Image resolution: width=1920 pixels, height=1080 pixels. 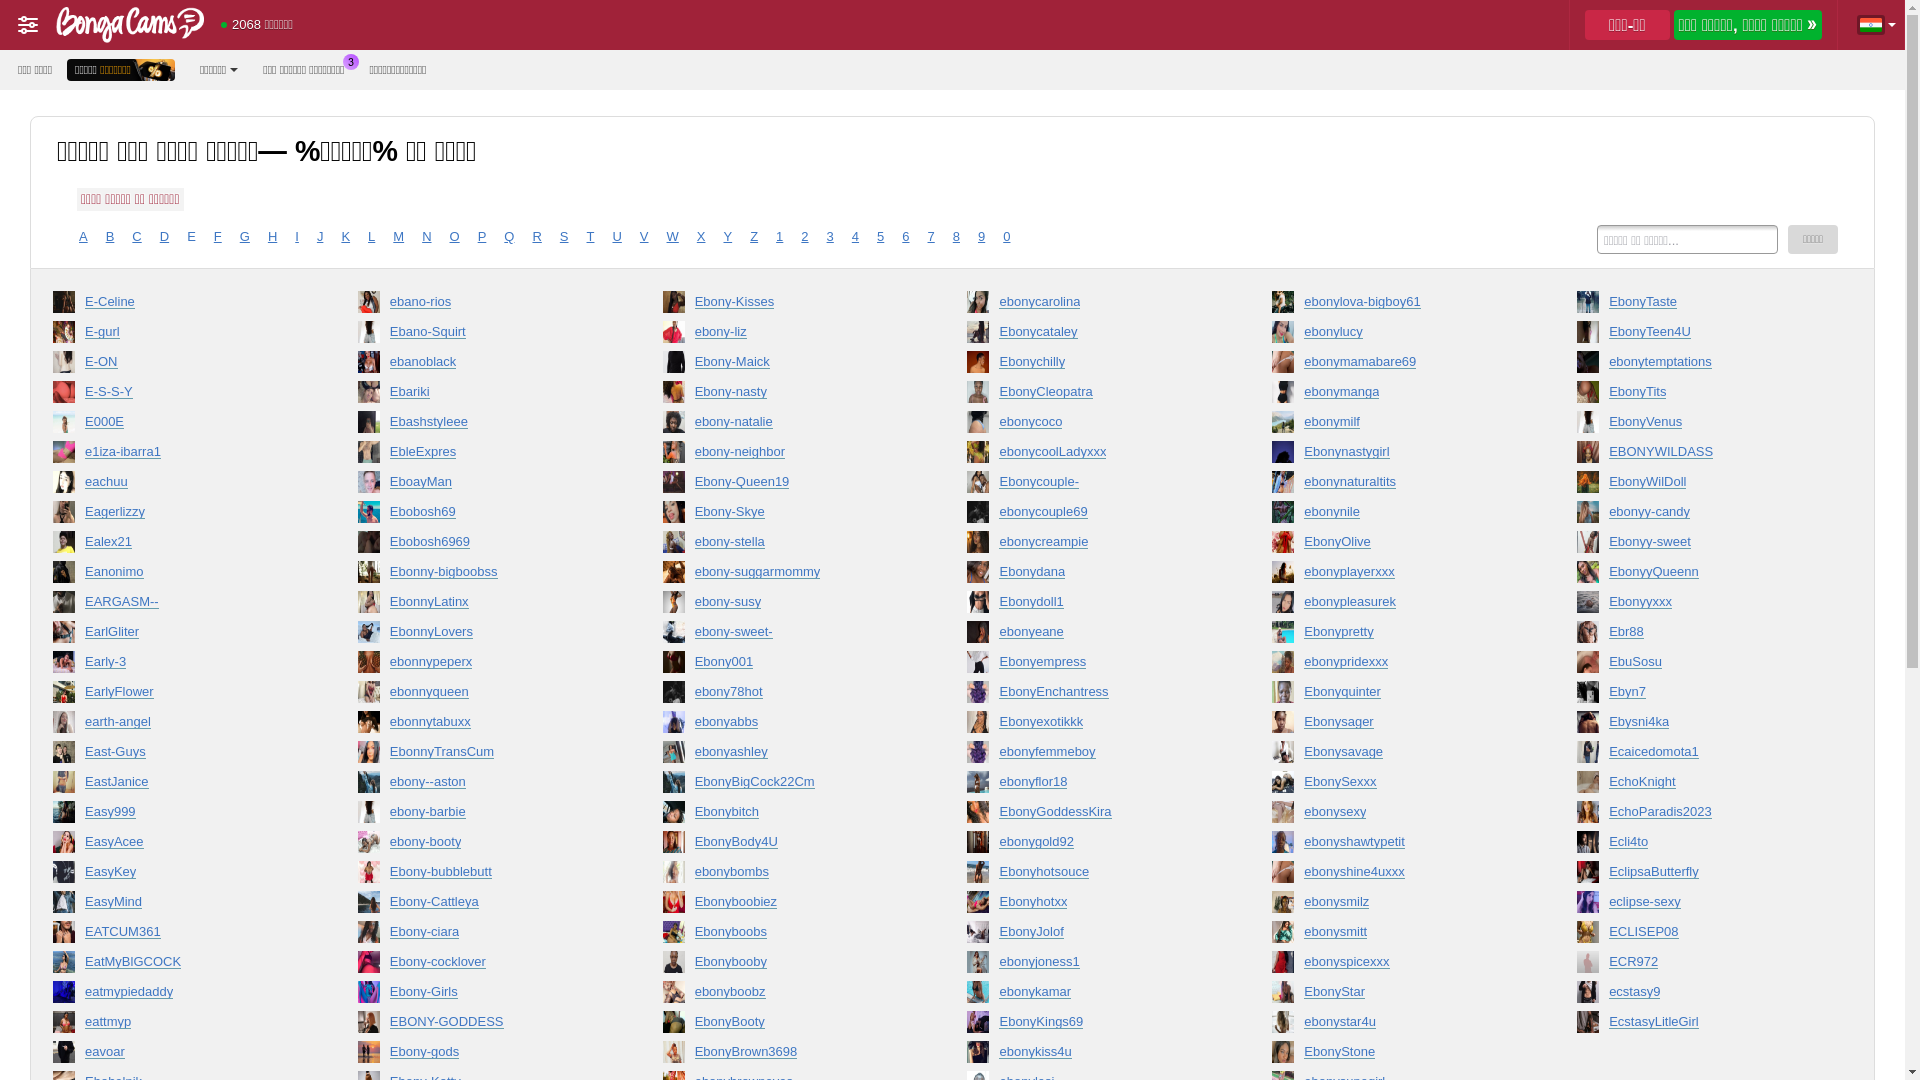 What do you see at coordinates (786, 305) in the screenshot?
I see `'Ebony-Kisses'` at bounding box center [786, 305].